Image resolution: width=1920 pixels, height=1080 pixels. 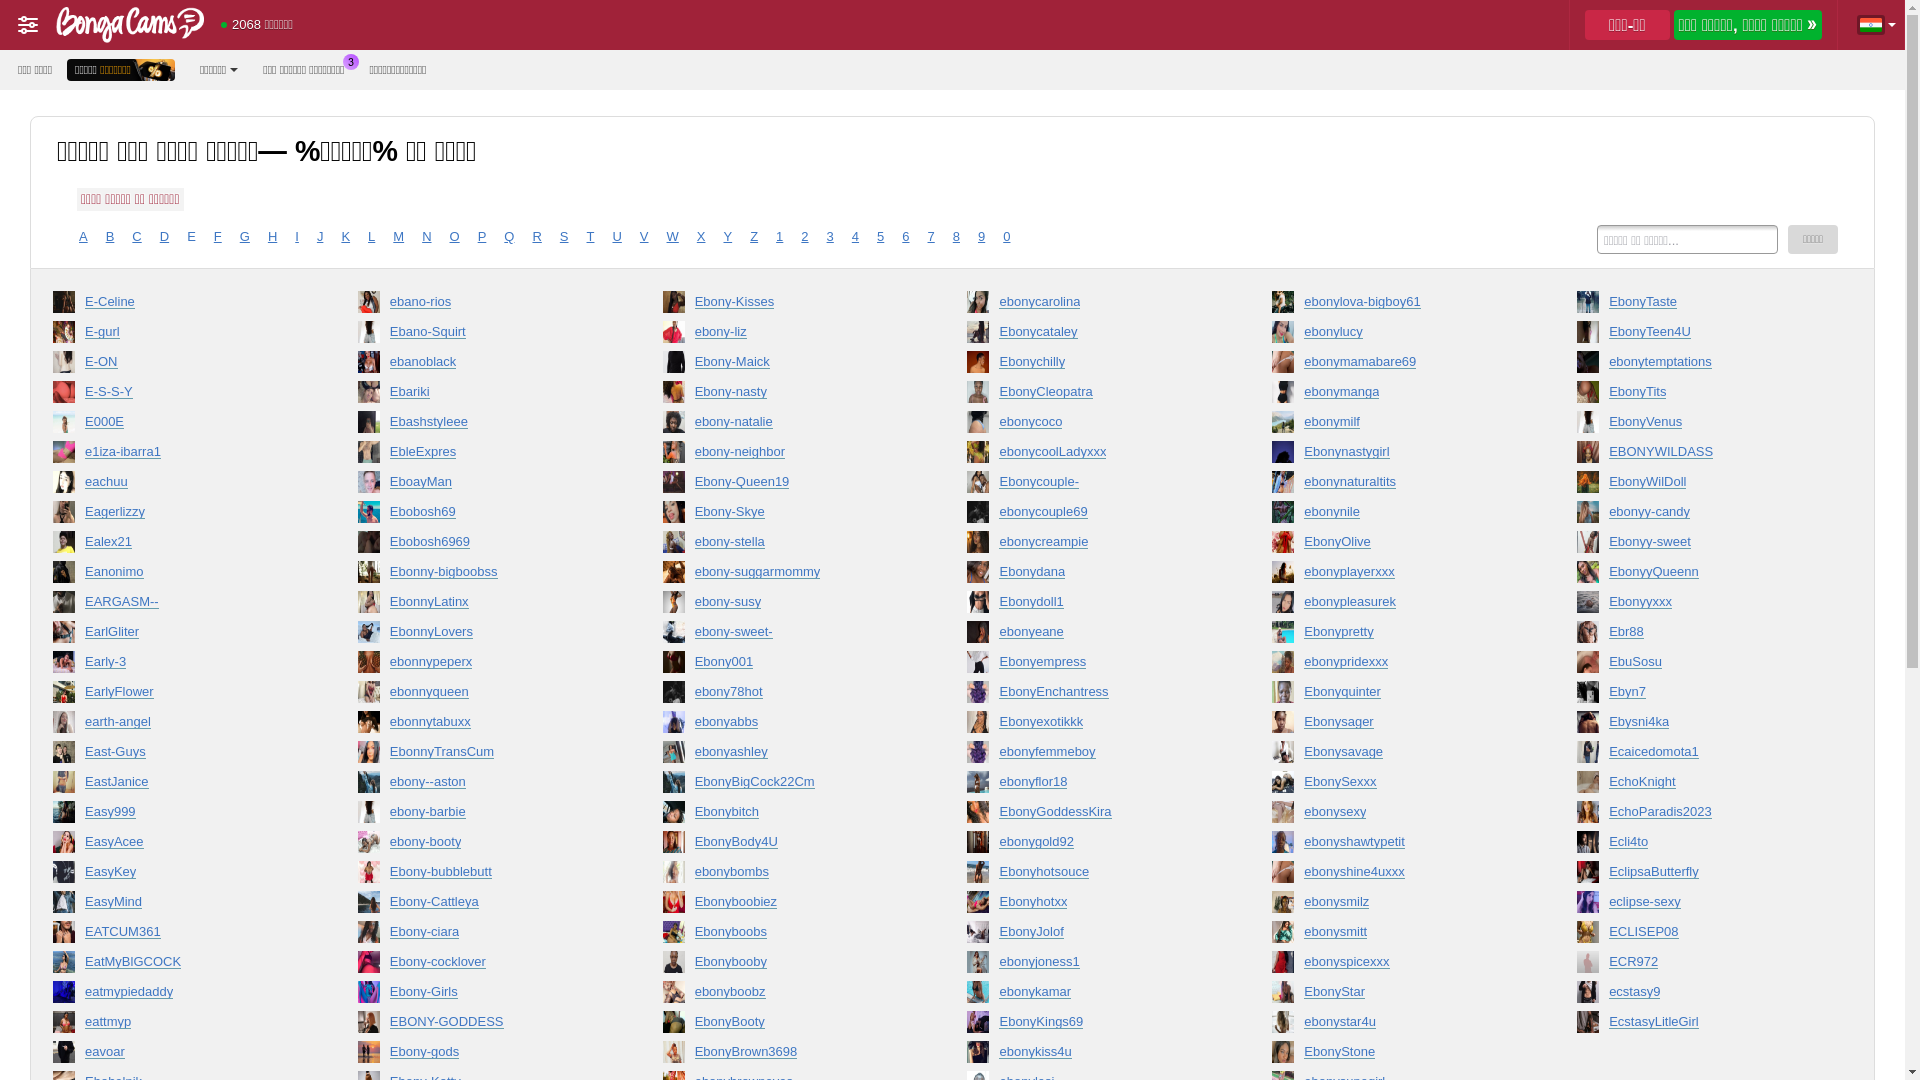 What do you see at coordinates (786, 305) in the screenshot?
I see `'Ebony-Kisses'` at bounding box center [786, 305].